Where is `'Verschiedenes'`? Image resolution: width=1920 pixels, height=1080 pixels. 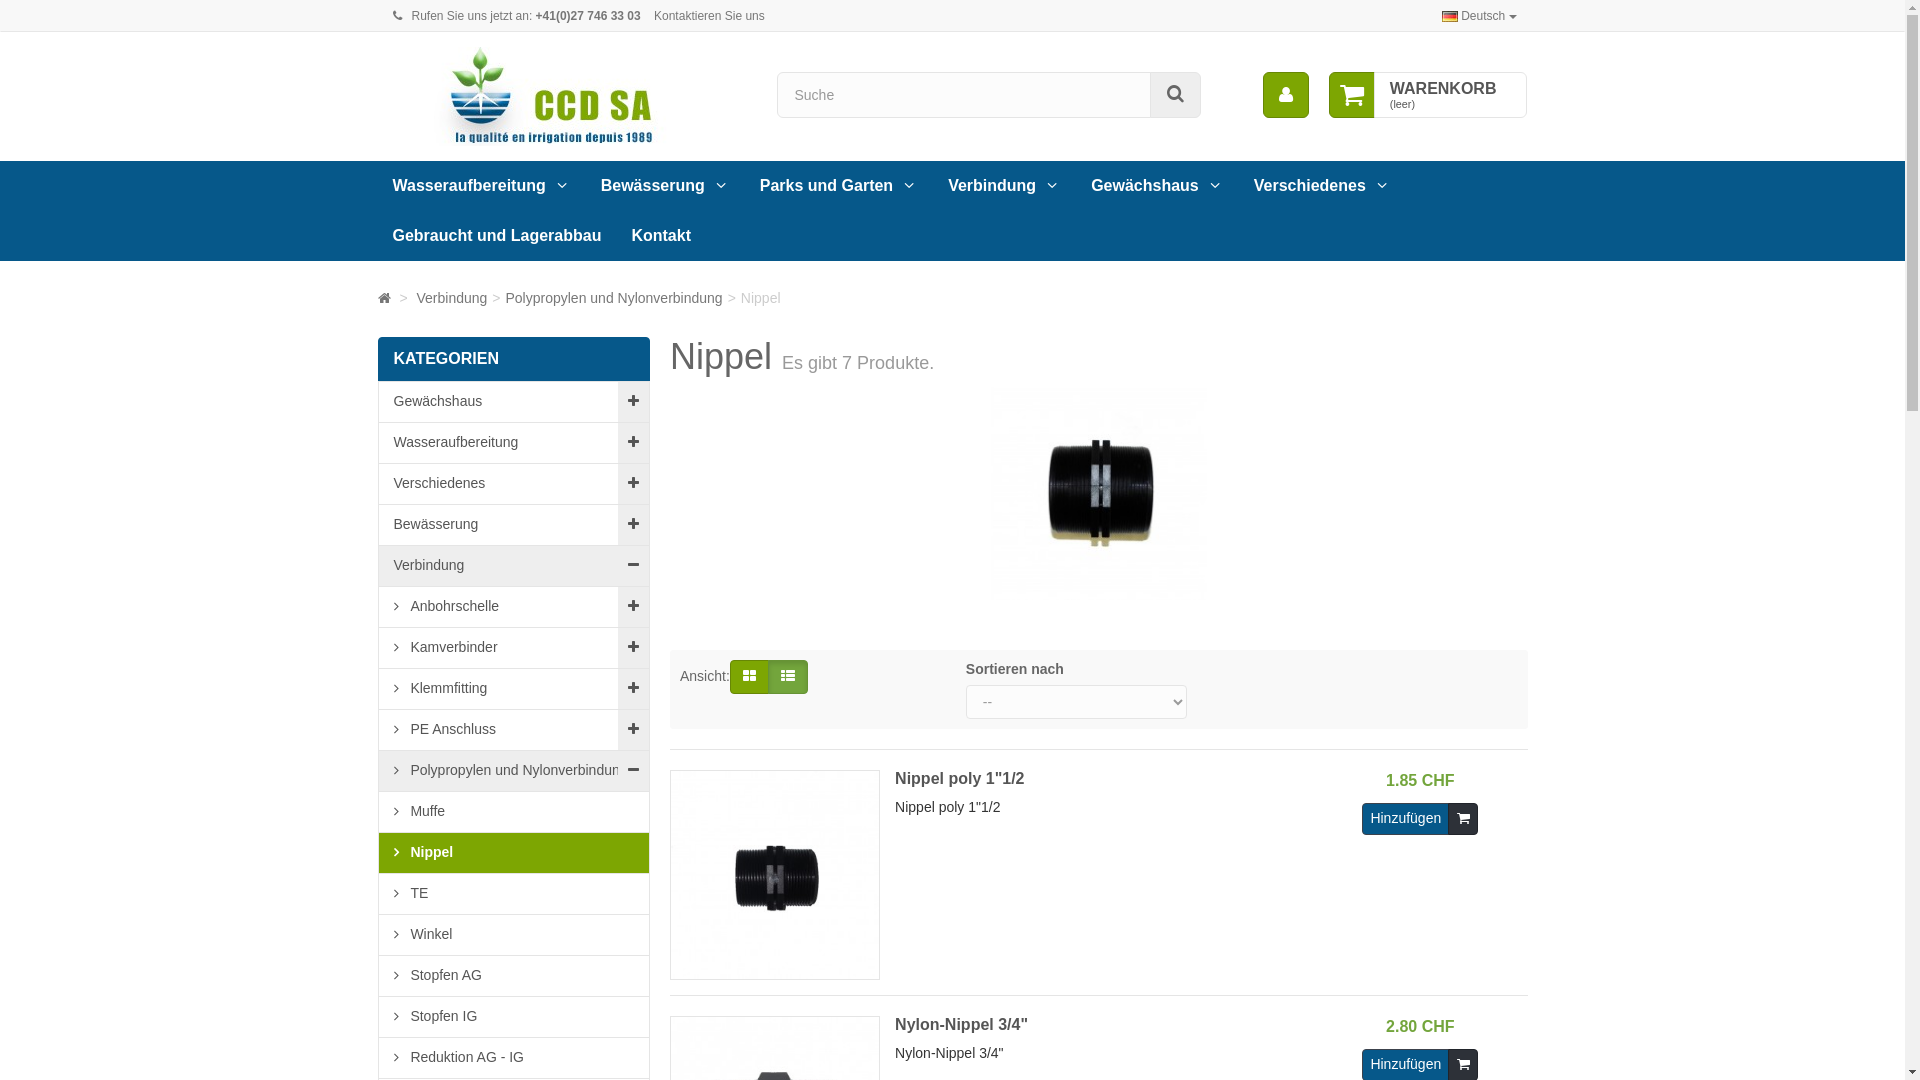
'Verschiedenes' is located at coordinates (1322, 185).